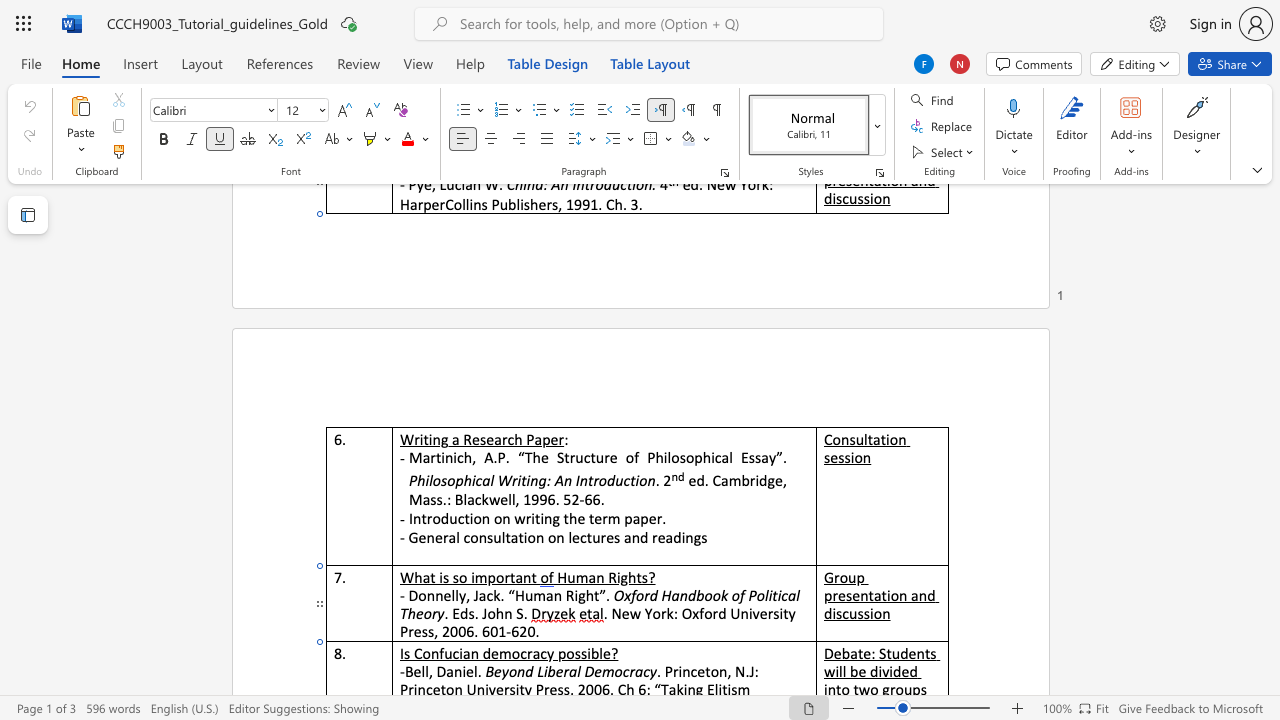 The height and width of the screenshot is (720, 1280). Describe the element at coordinates (571, 457) in the screenshot. I see `the 2th character "r" in the text` at that location.